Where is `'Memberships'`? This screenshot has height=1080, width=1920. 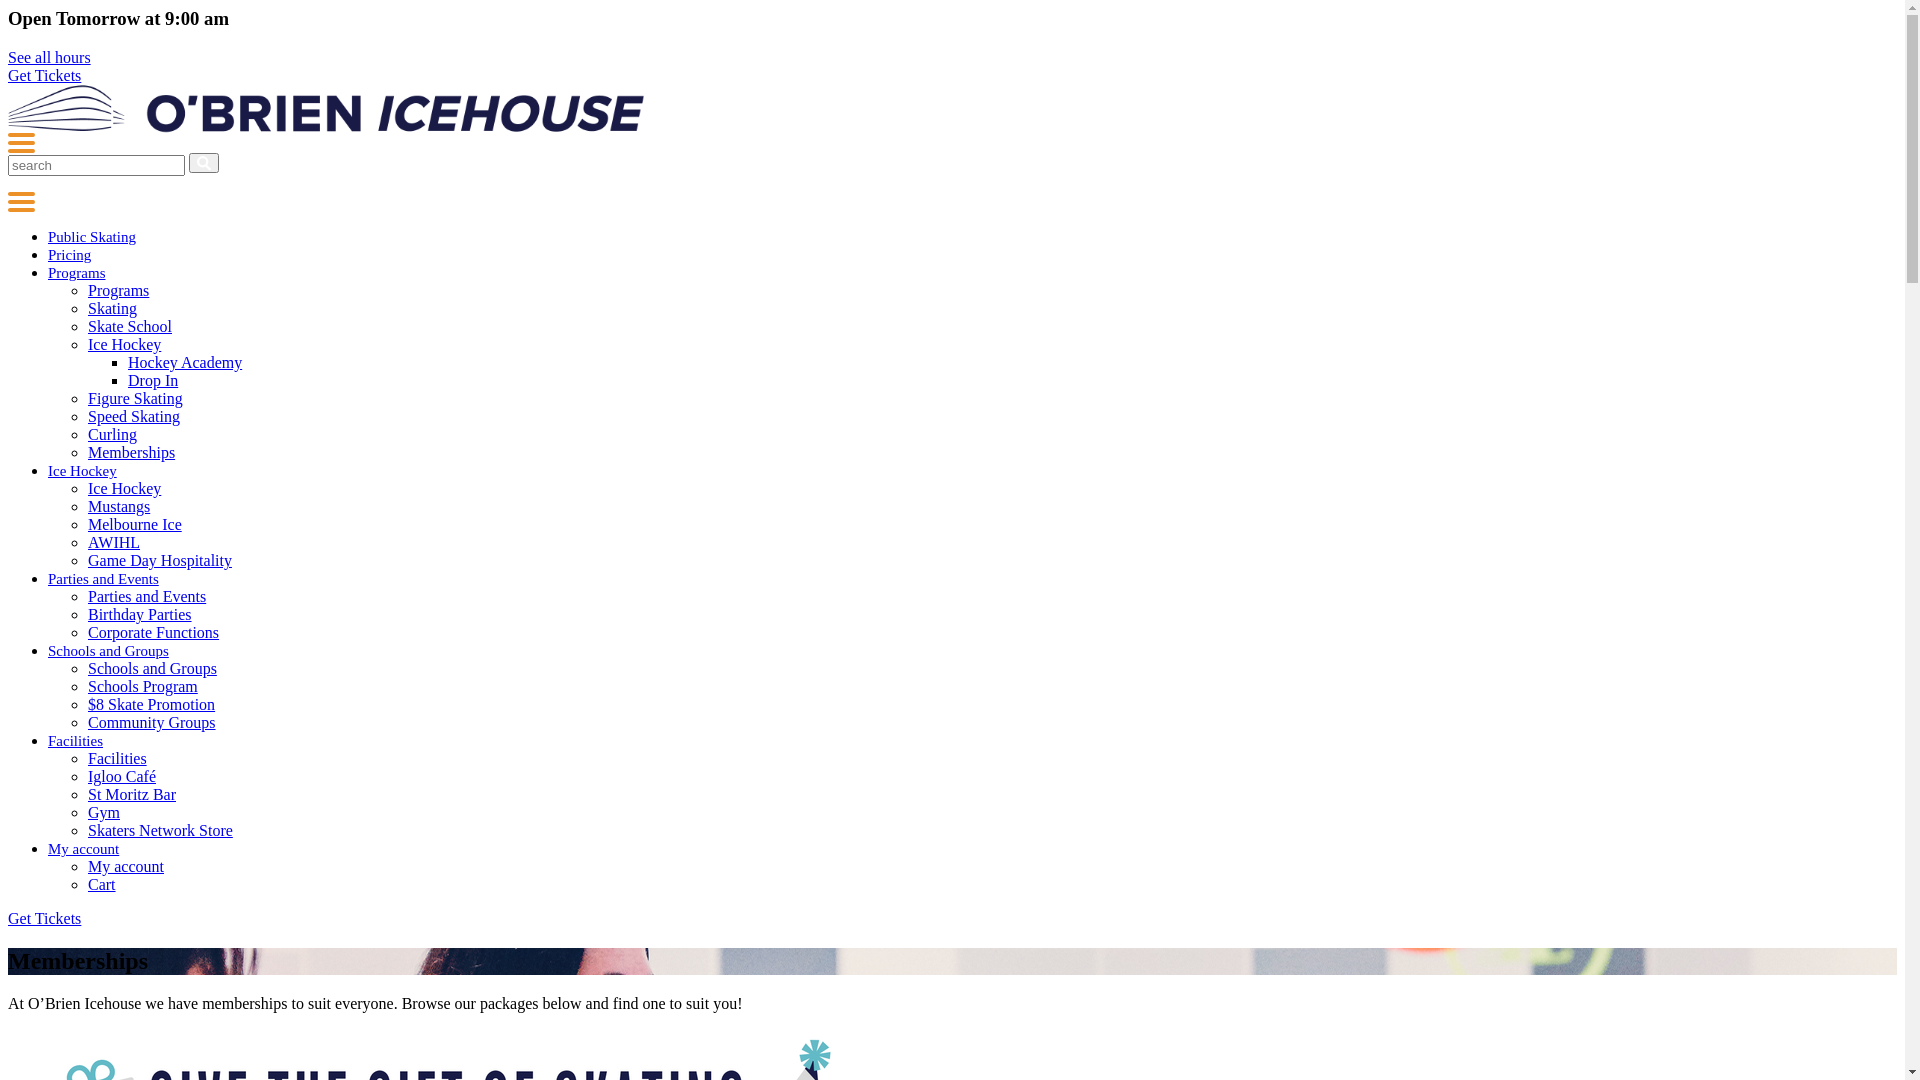 'Memberships' is located at coordinates (130, 452).